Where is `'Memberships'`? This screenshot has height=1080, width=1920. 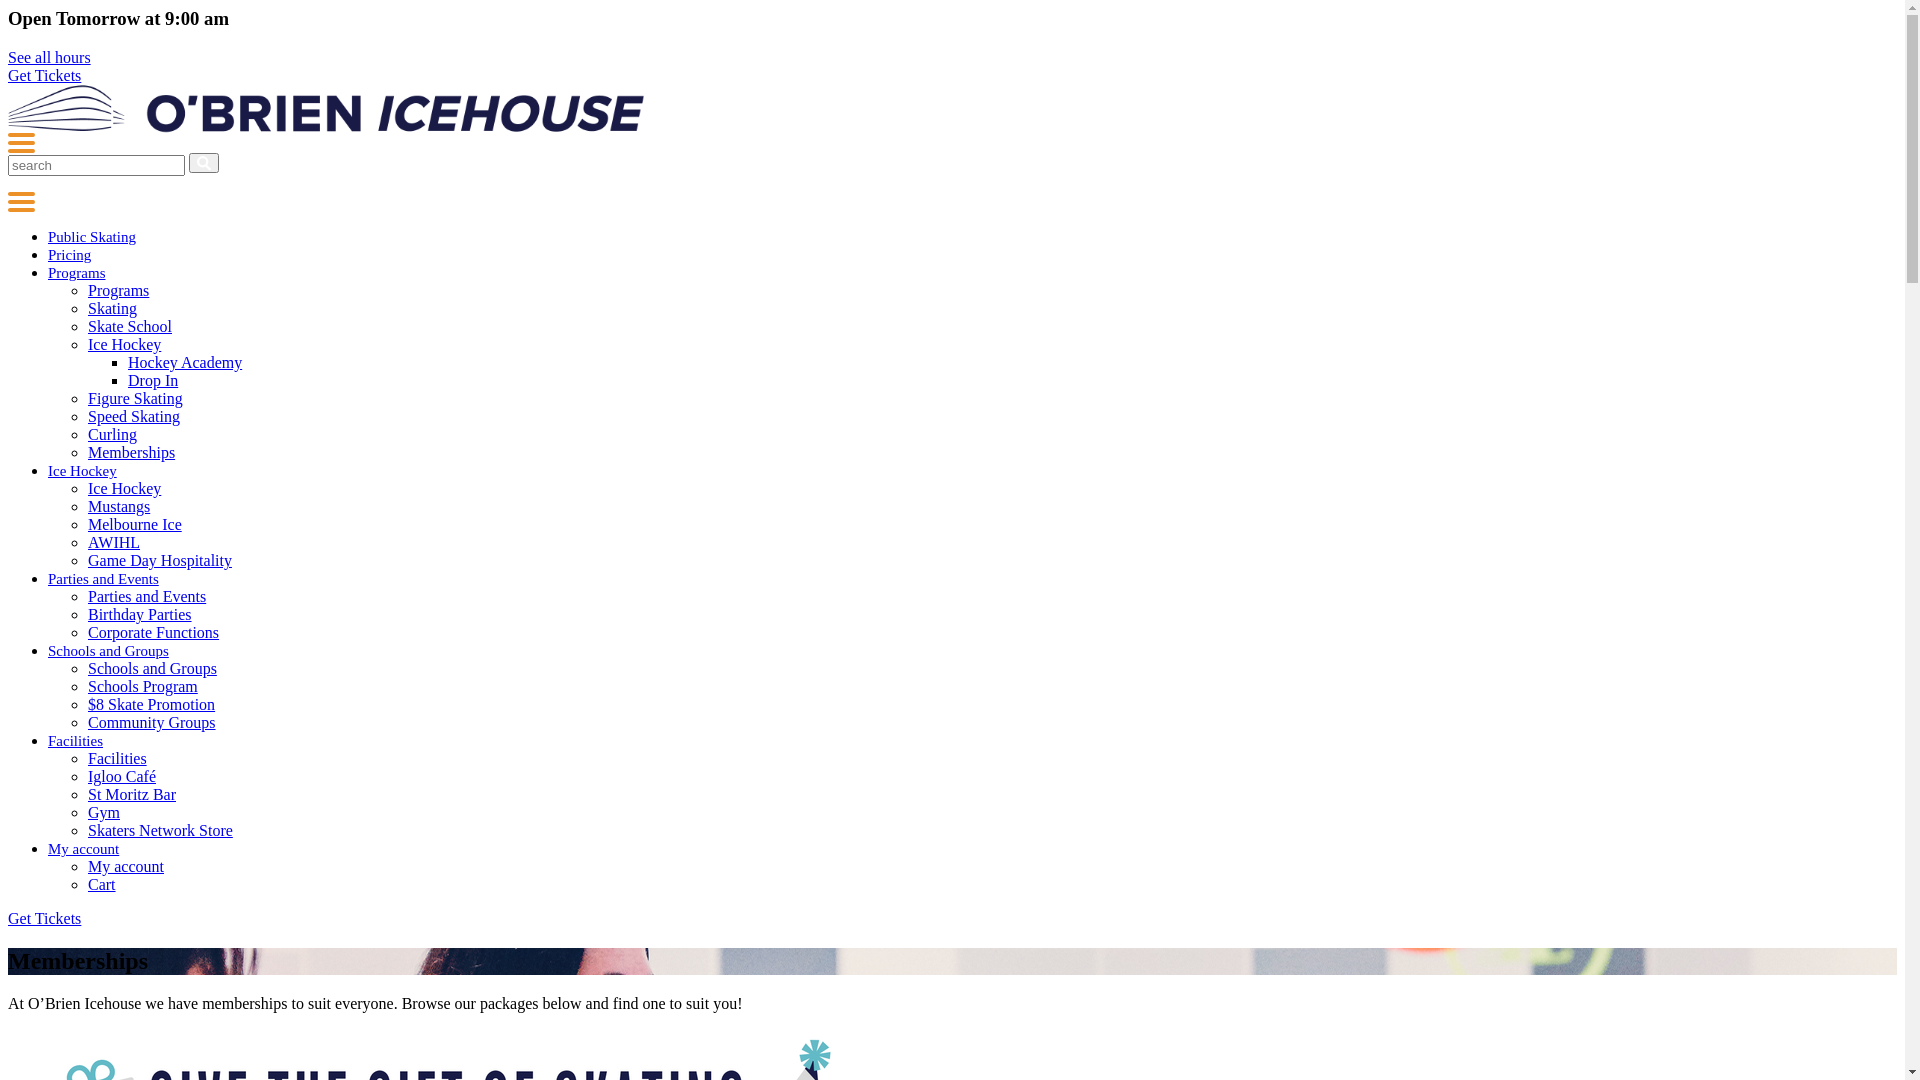 'Memberships' is located at coordinates (130, 452).